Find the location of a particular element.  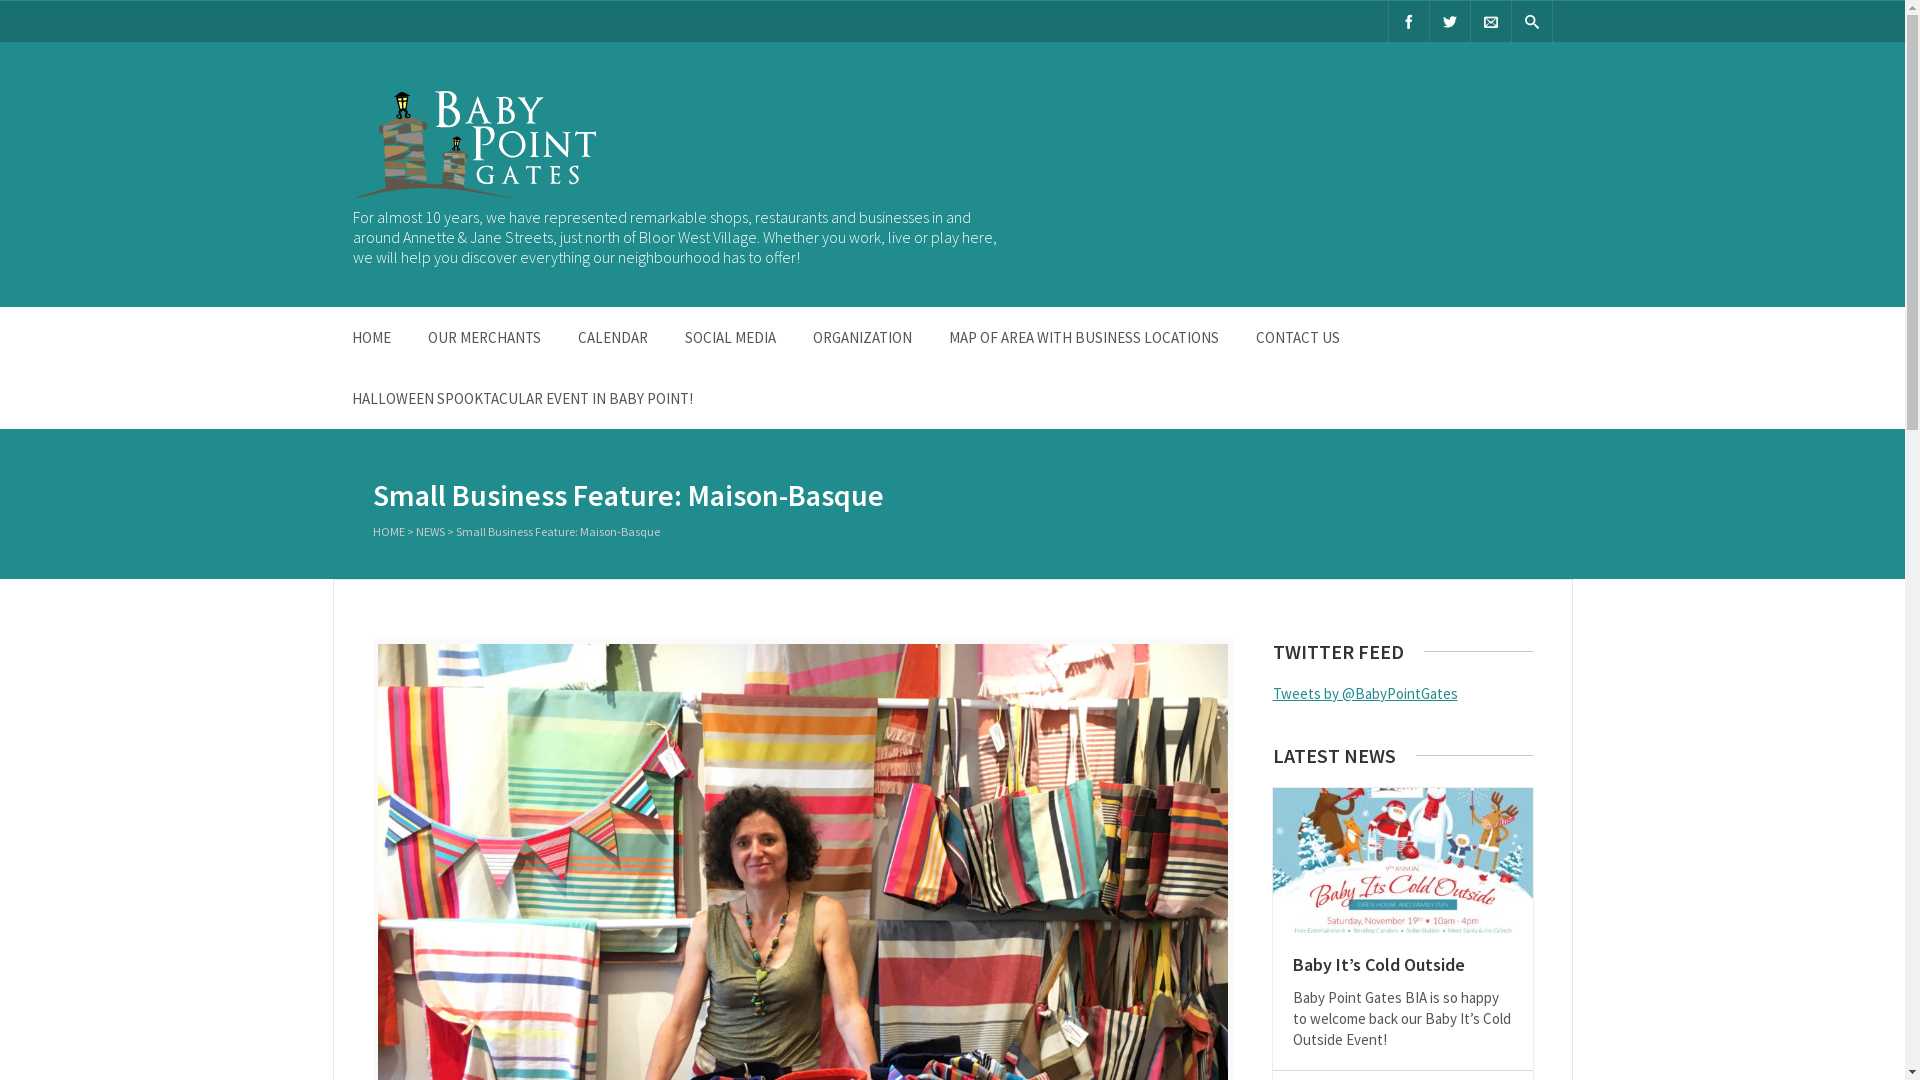

'NEWS' is located at coordinates (429, 530).